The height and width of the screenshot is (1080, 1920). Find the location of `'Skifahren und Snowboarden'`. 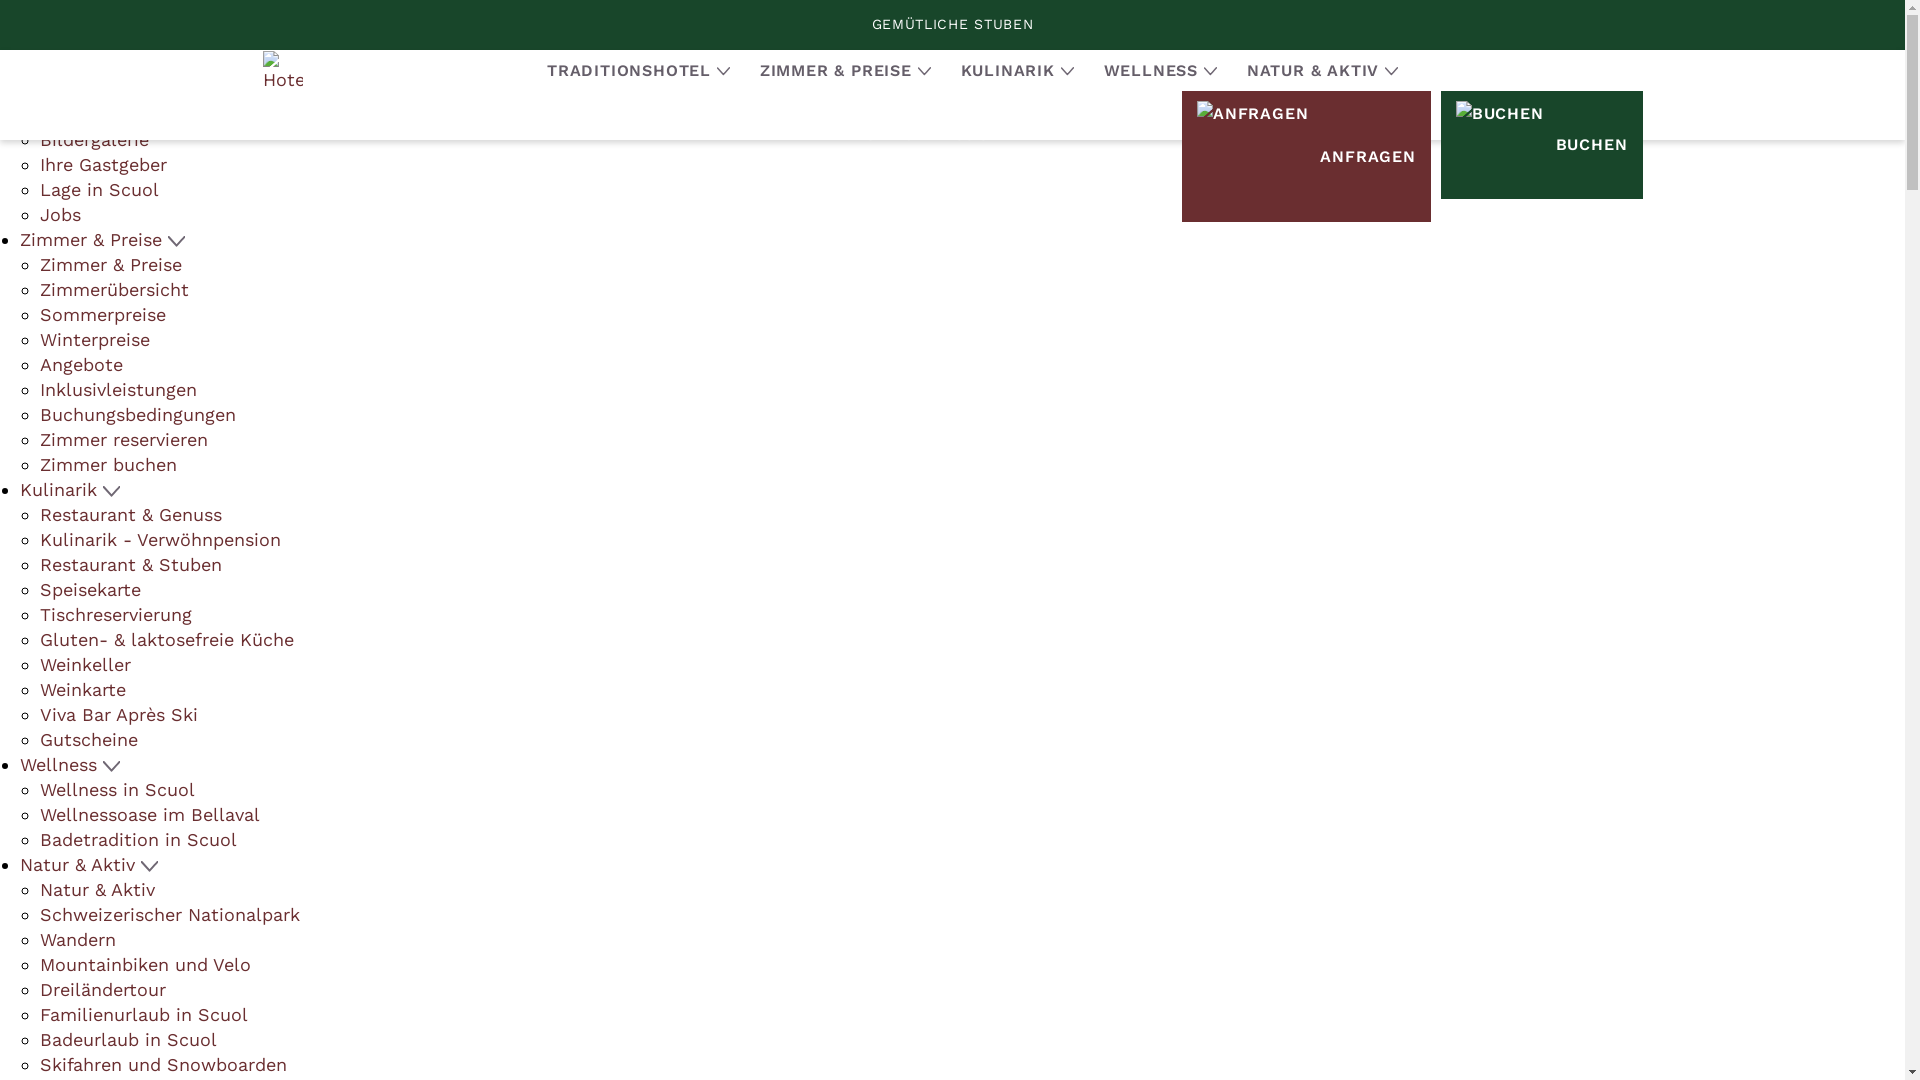

'Skifahren und Snowboarden' is located at coordinates (163, 1063).